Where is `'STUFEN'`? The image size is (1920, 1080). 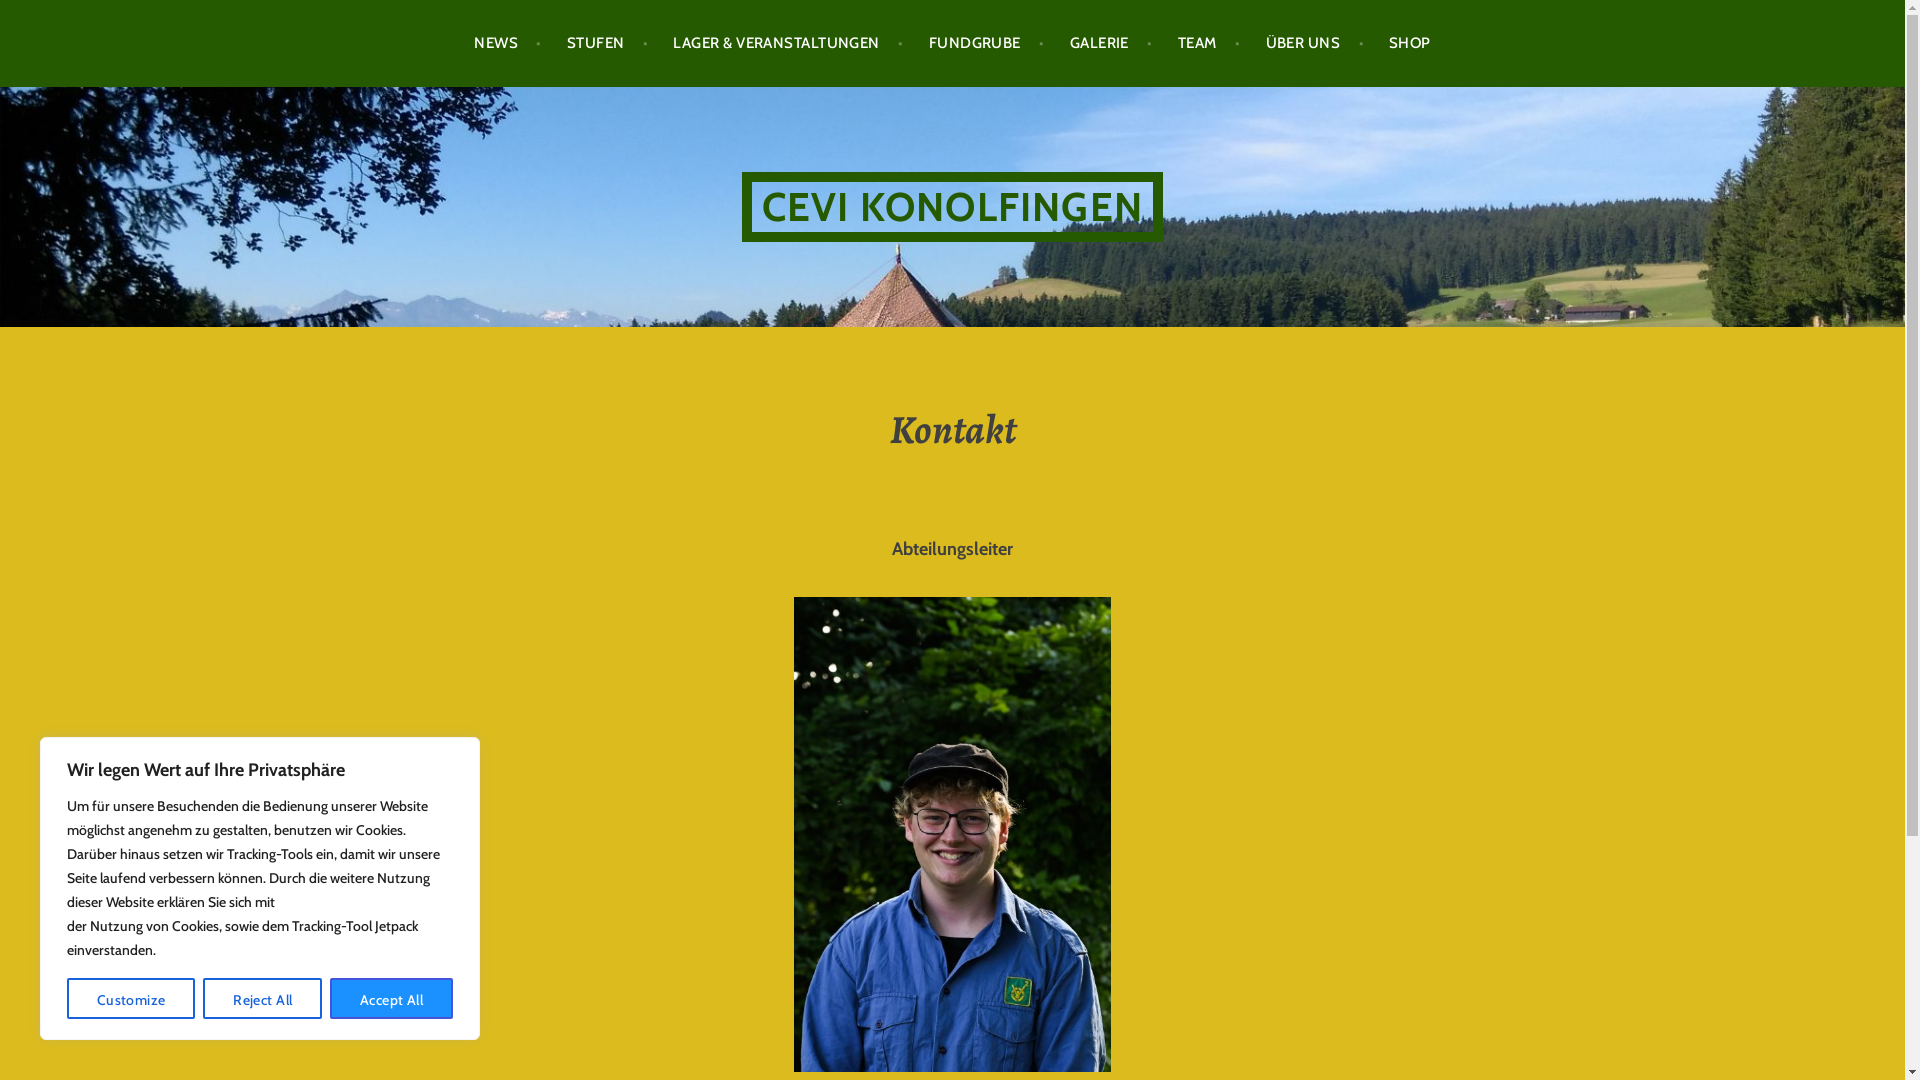
'STUFEN' is located at coordinates (607, 43).